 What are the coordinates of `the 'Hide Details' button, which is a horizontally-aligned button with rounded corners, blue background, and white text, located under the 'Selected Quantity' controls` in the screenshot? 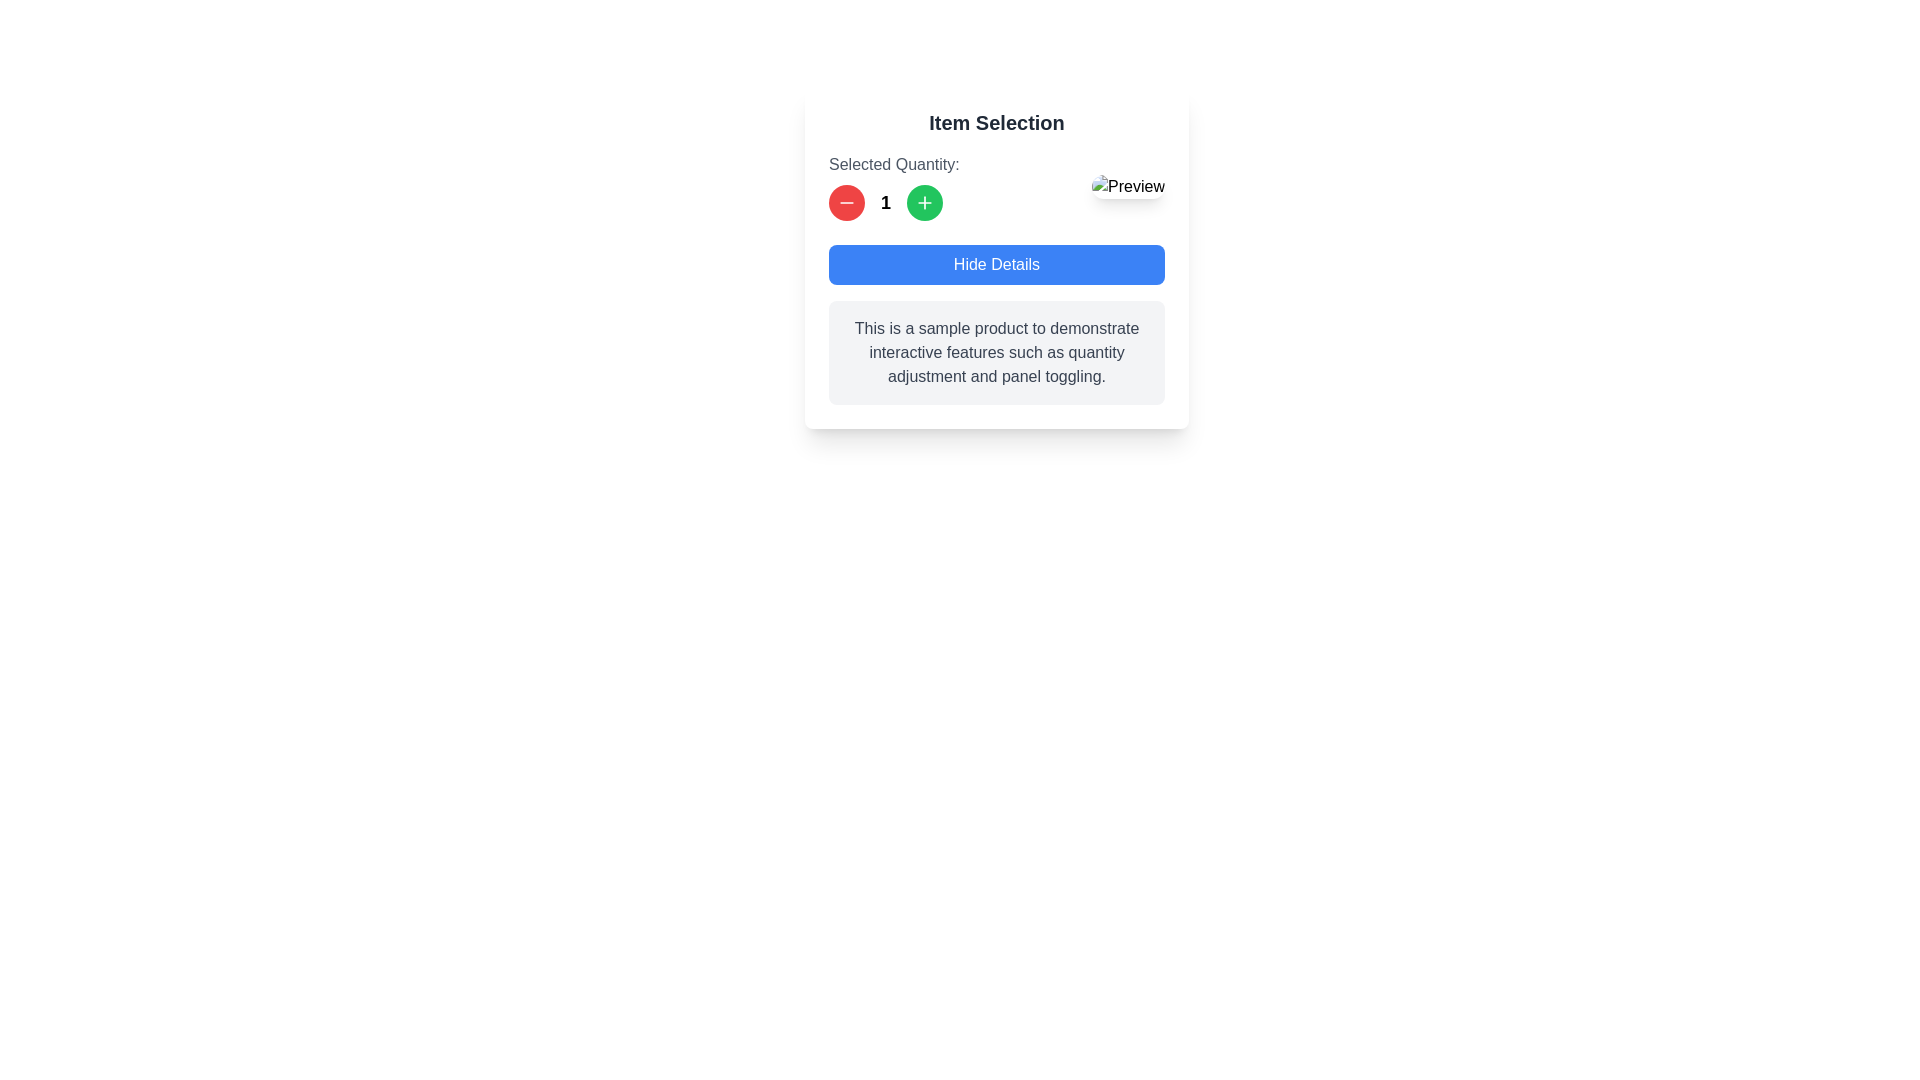 It's located at (997, 264).